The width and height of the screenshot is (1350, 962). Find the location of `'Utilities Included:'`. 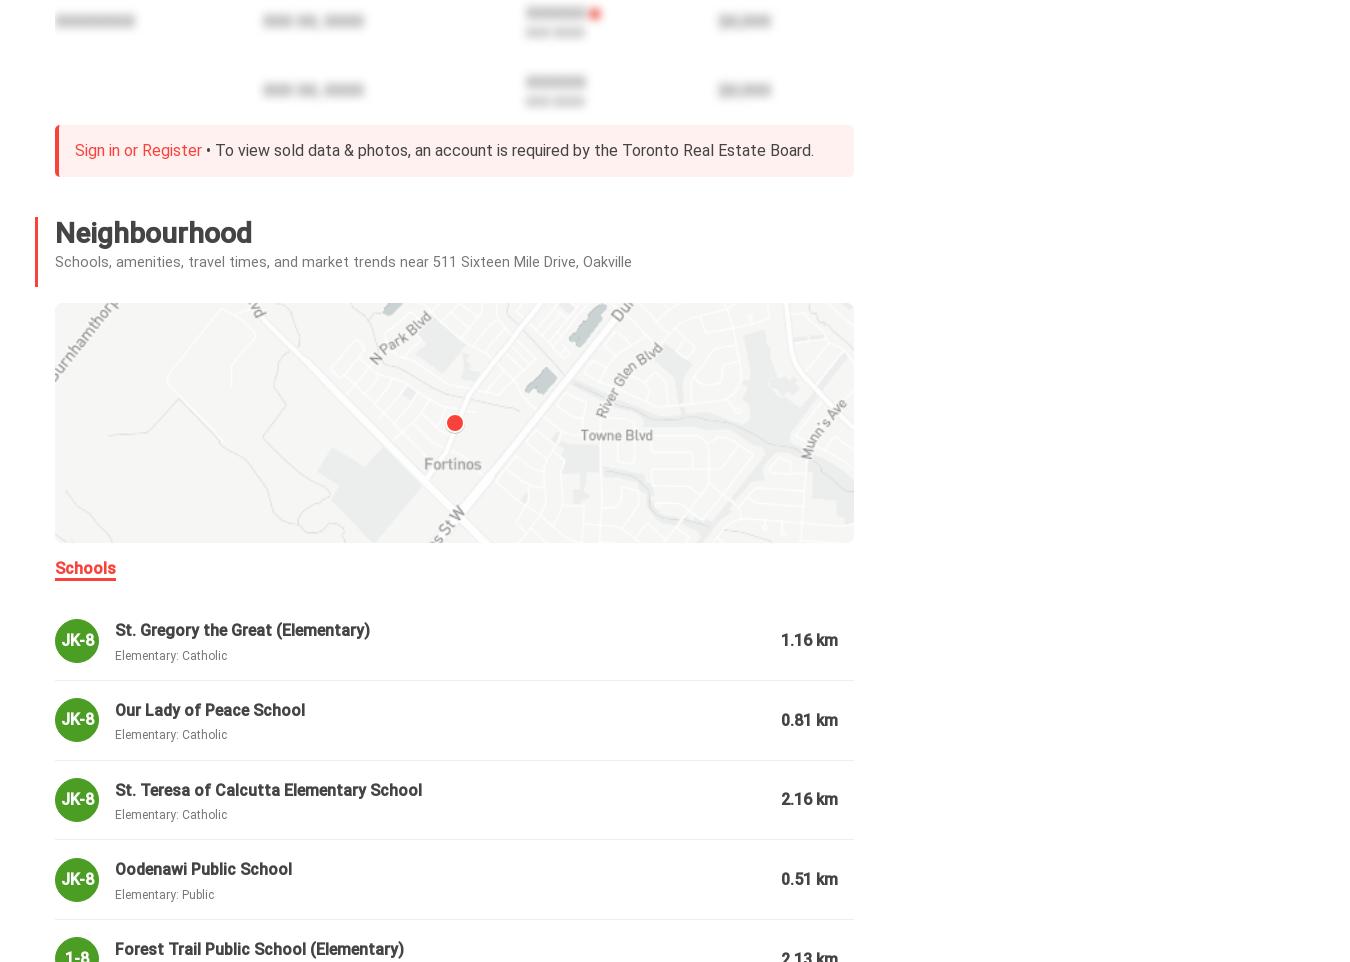

'Utilities Included:' is located at coordinates (53, 591).